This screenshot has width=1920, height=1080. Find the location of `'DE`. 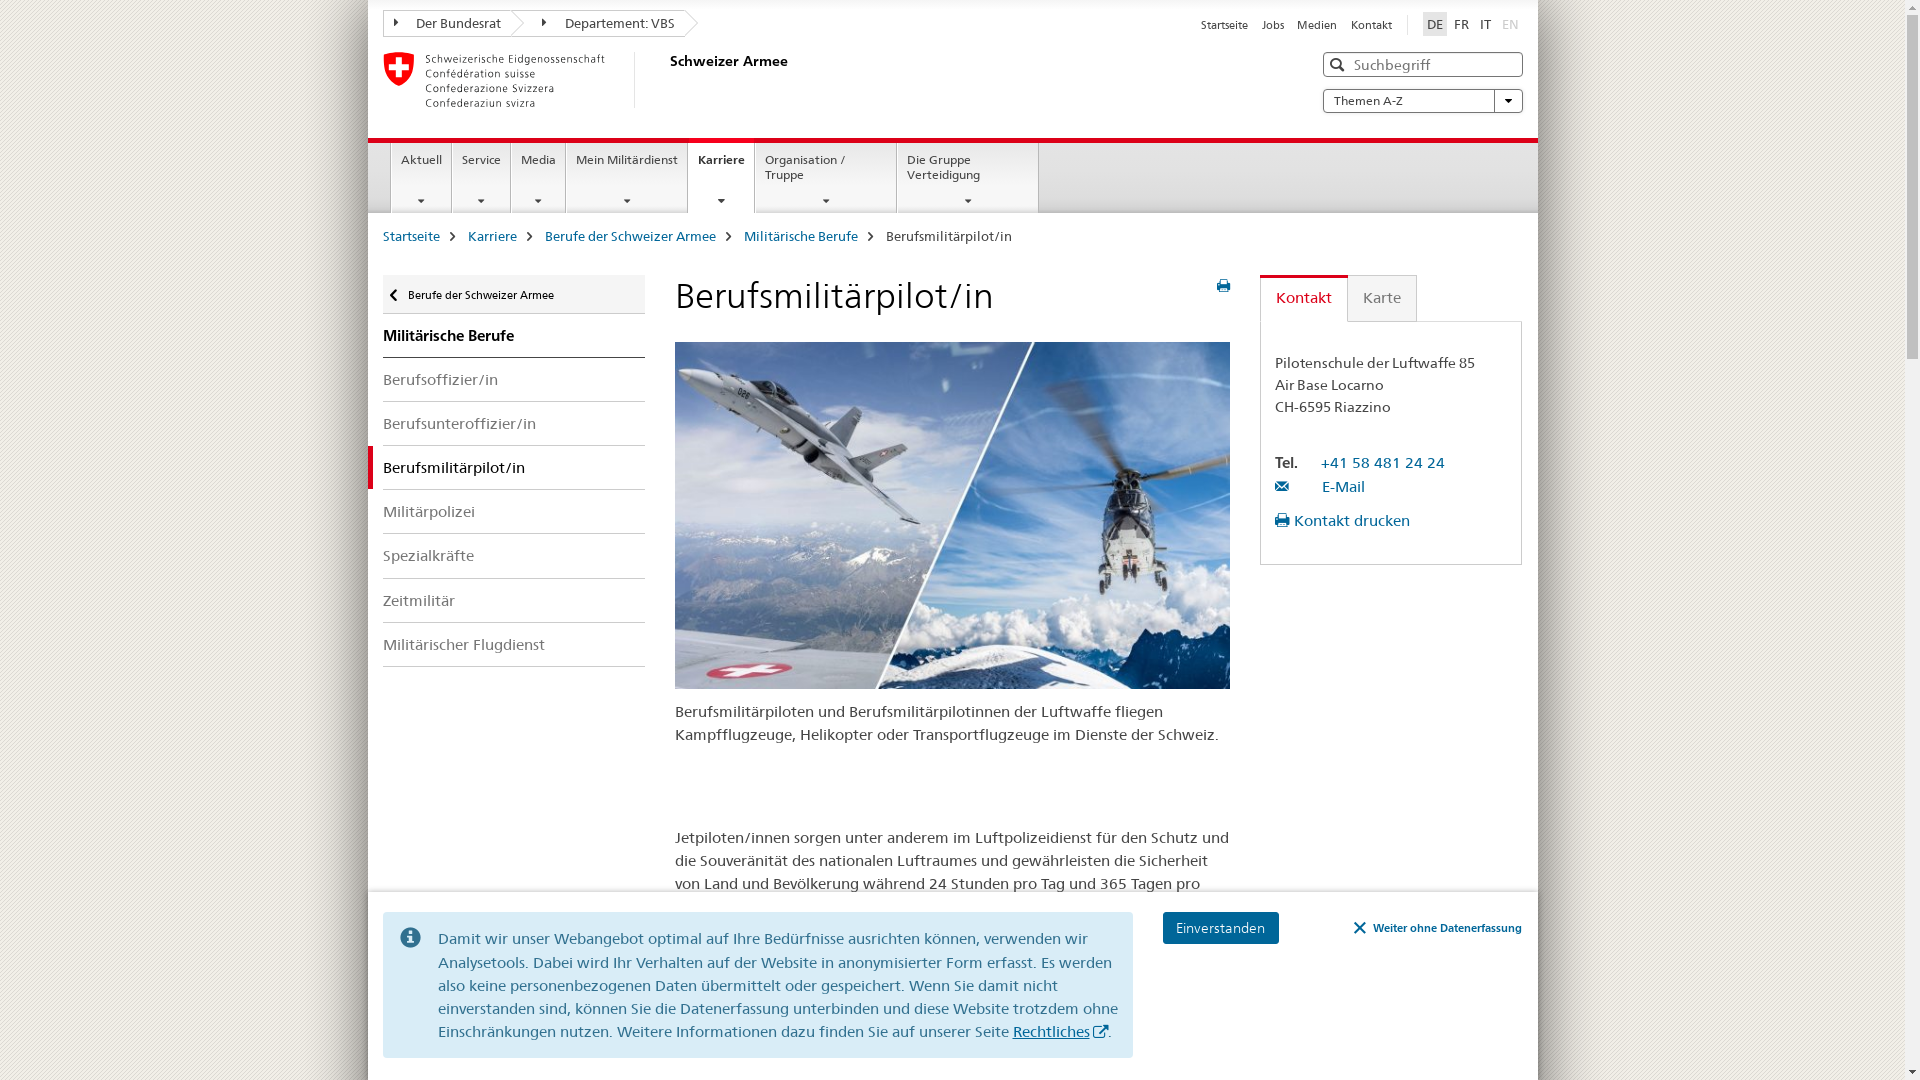

'DE is located at coordinates (1433, 23).